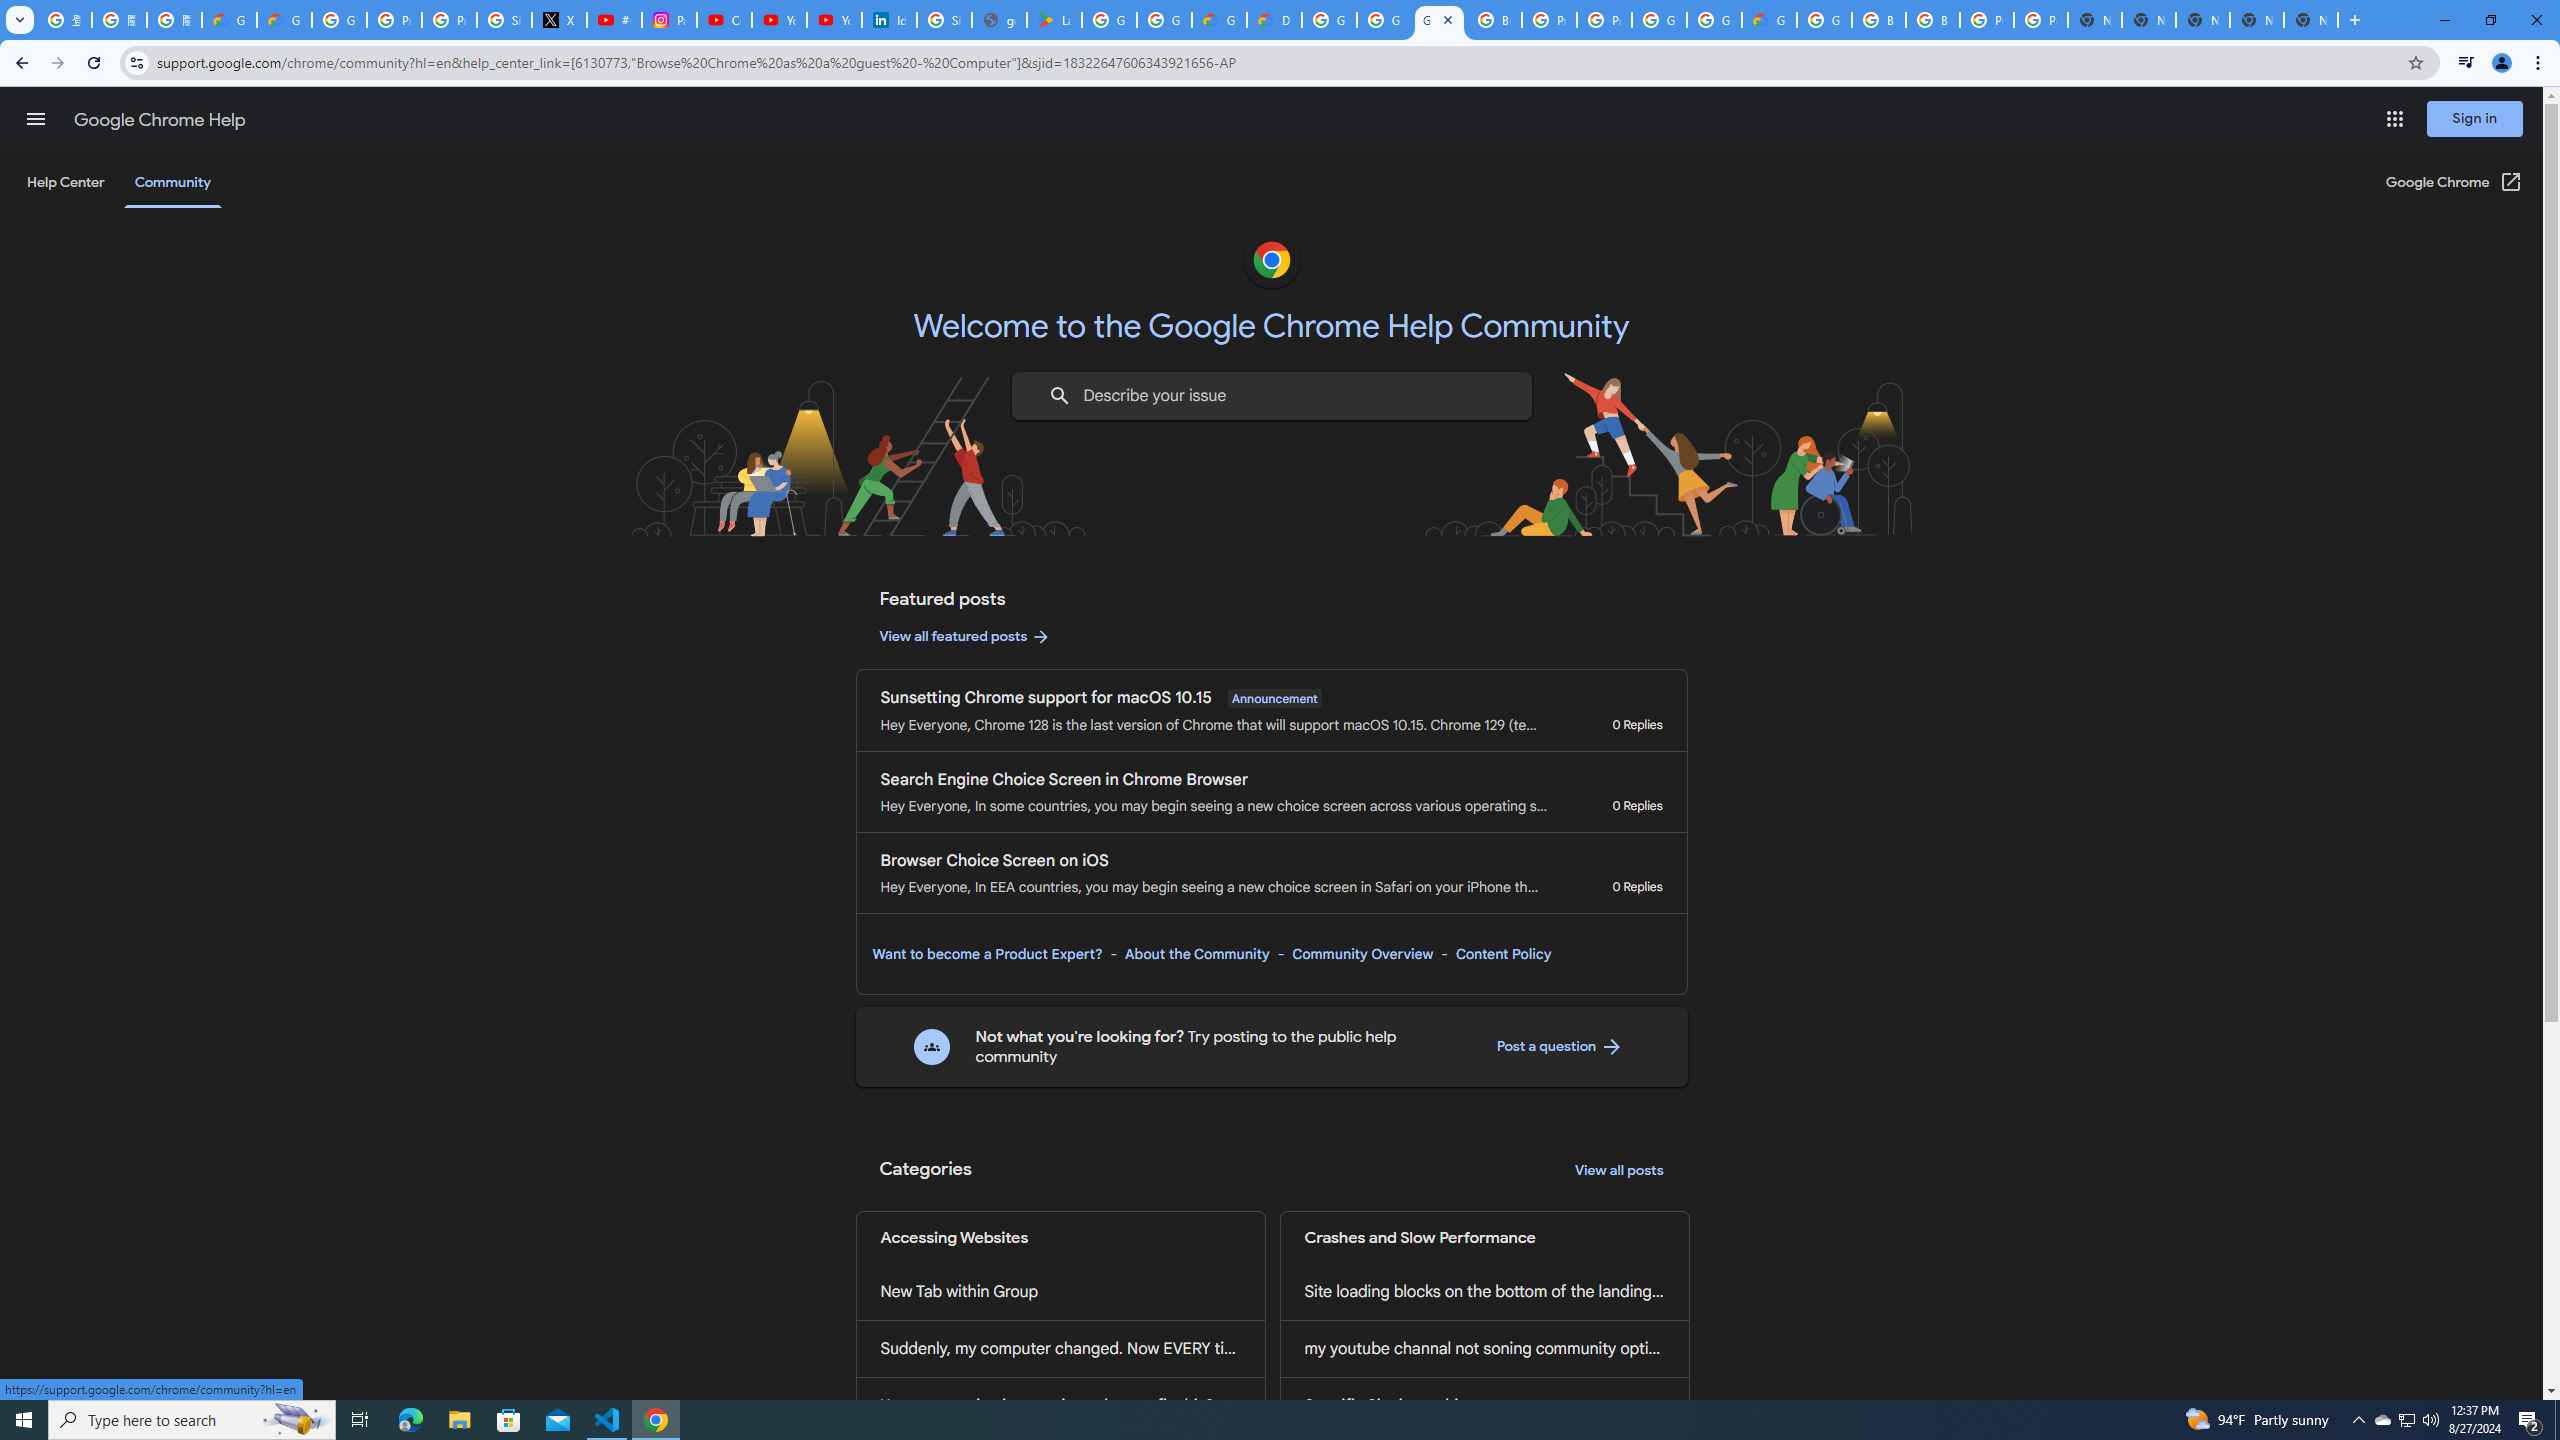  I want to click on 'Back', so click(19, 62).